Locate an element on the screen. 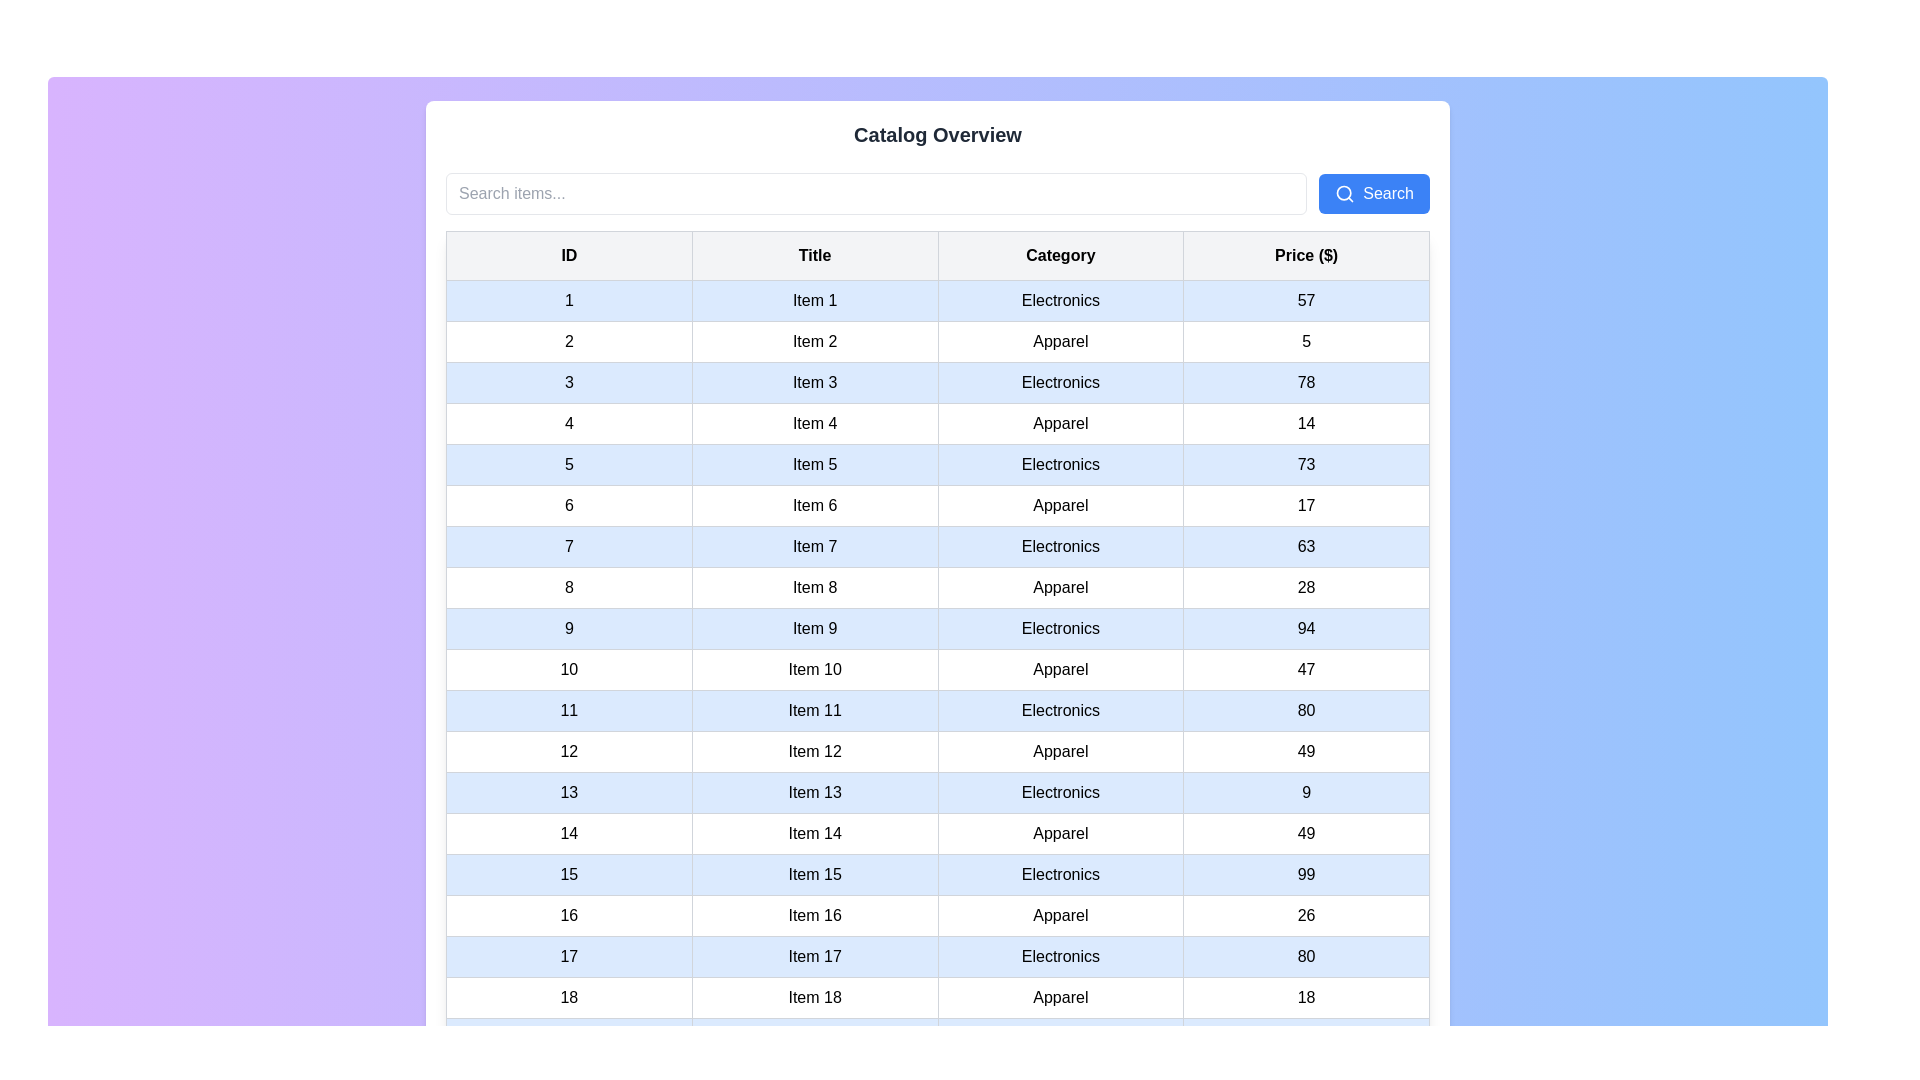  the table cell containing the text '15' is located at coordinates (568, 874).